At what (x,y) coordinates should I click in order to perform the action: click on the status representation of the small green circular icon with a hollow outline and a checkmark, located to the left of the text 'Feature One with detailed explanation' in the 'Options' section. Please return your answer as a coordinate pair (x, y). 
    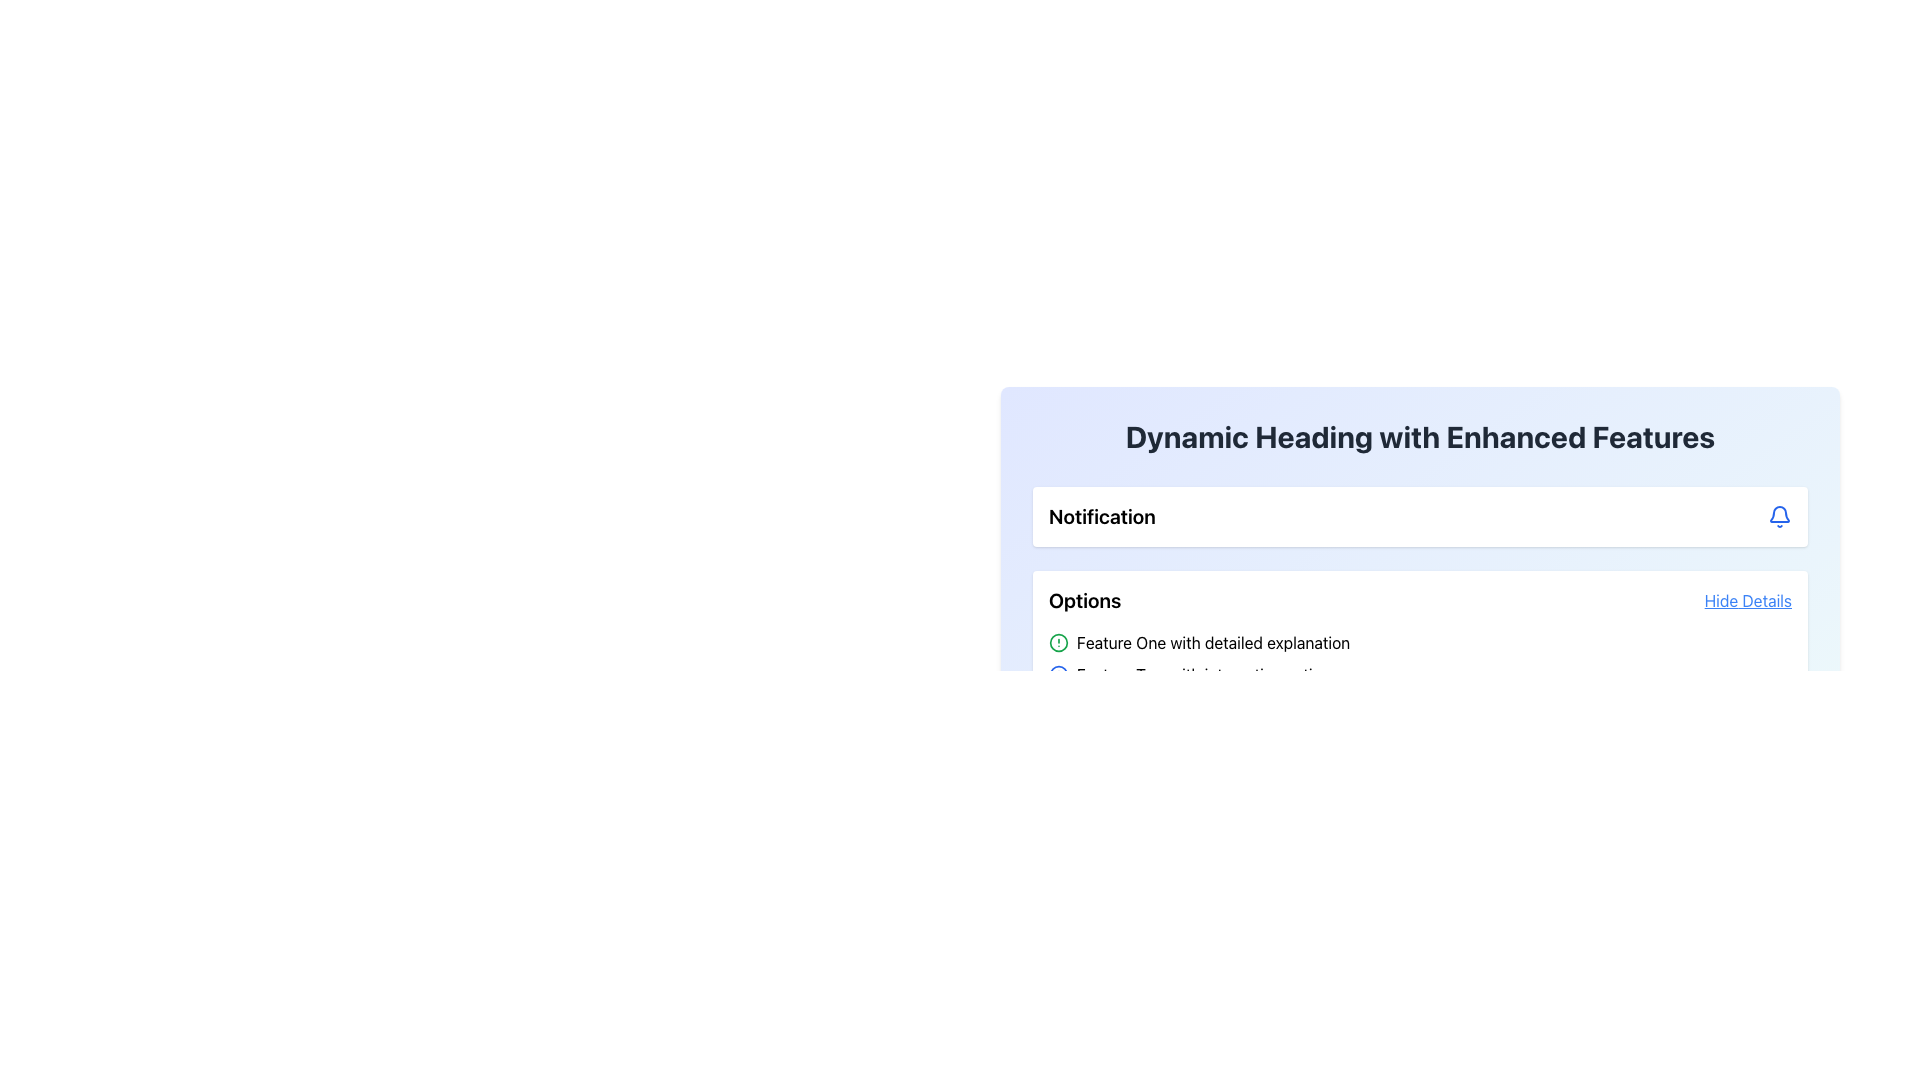
    Looking at the image, I should click on (1058, 643).